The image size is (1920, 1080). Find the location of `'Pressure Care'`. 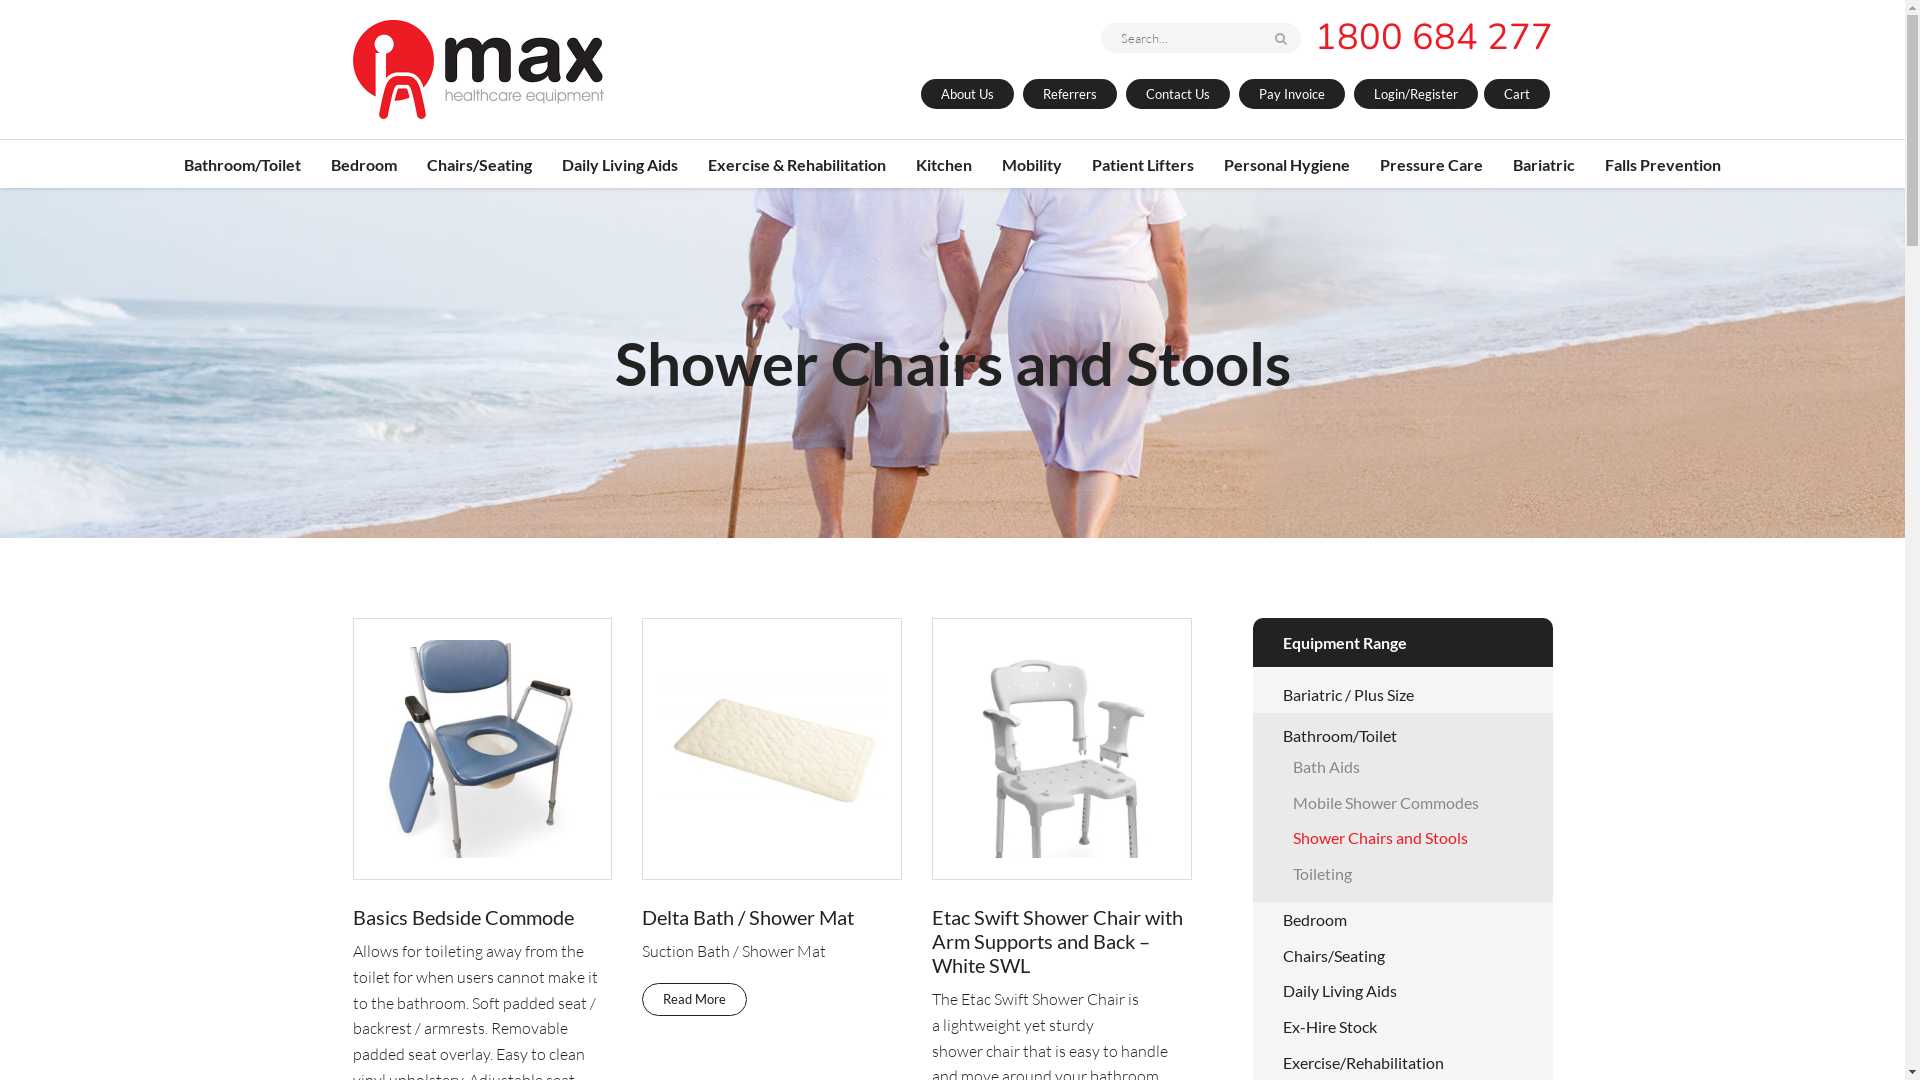

'Pressure Care' is located at coordinates (1430, 163).